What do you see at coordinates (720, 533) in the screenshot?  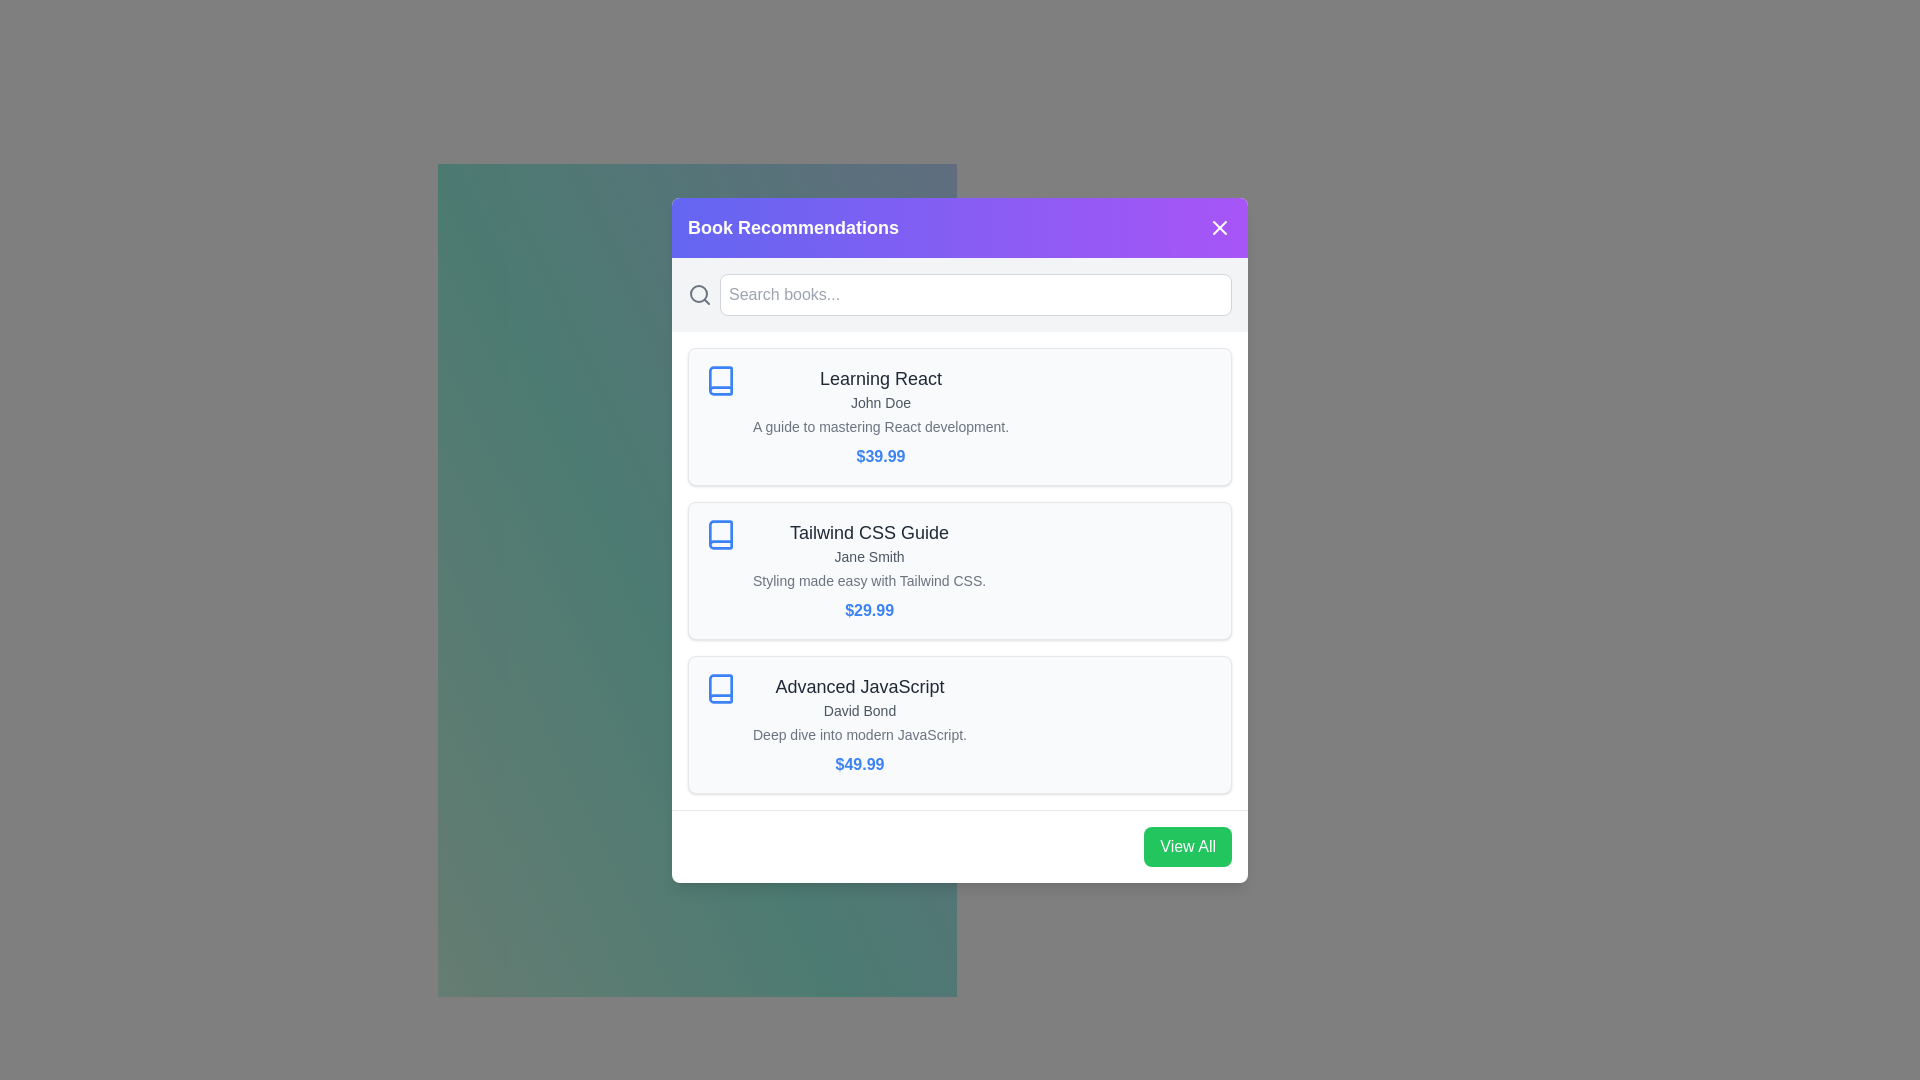 I see `the decorative icon representing the book for 'Tailwind CSS Guide' located at the leftmost side of the book item` at bounding box center [720, 533].